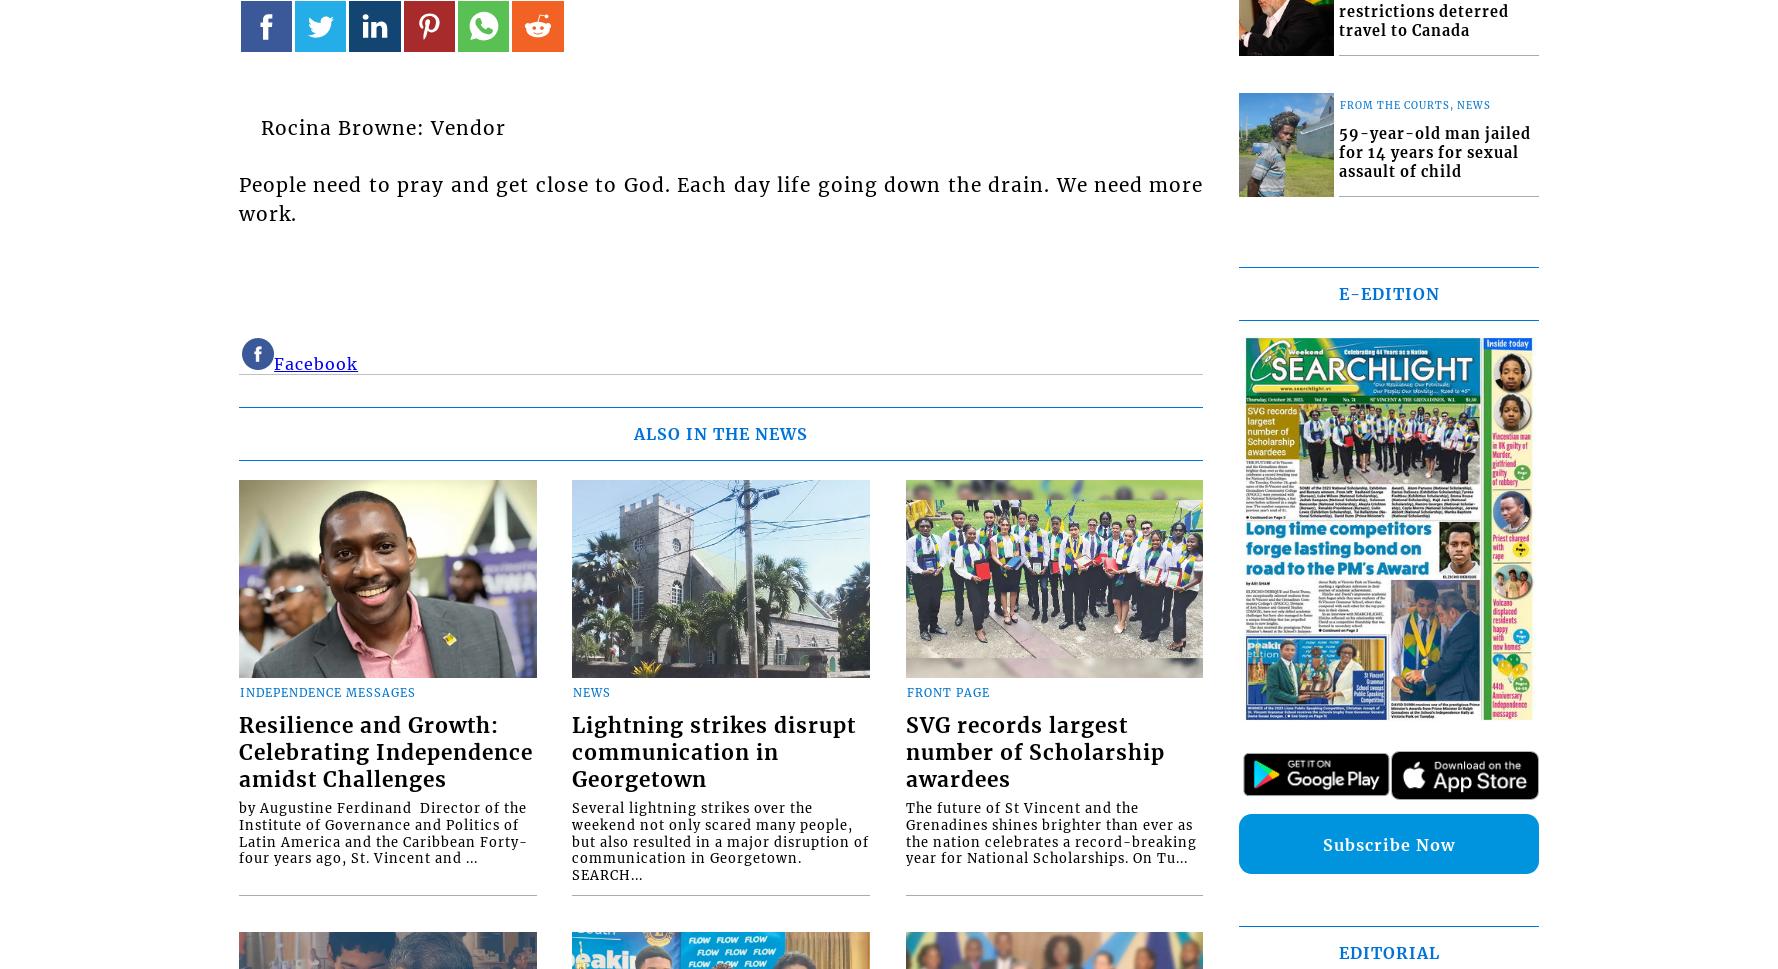 This screenshot has height=969, width=1778. Describe the element at coordinates (633, 432) in the screenshot. I see `'ALSO IN THE NEWS'` at that location.